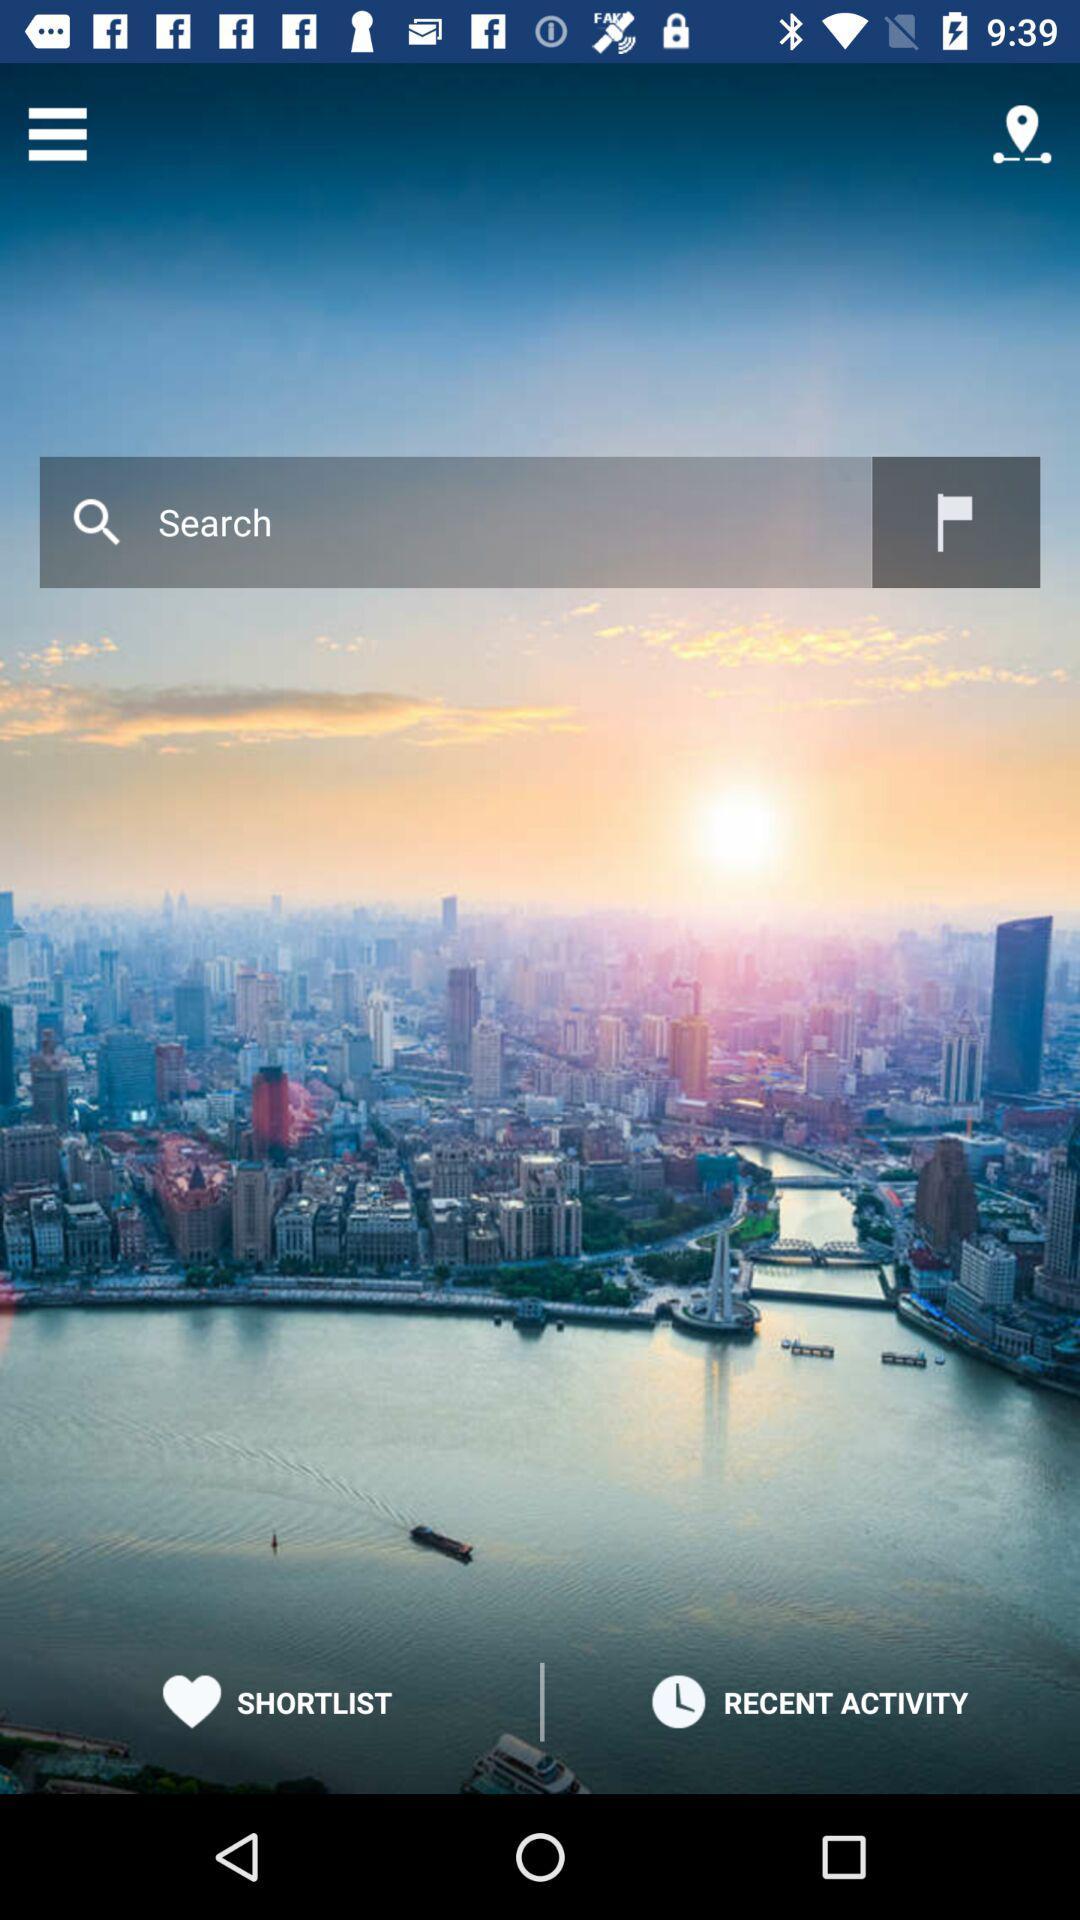  Describe the element at coordinates (1022, 133) in the screenshot. I see `navigation` at that location.